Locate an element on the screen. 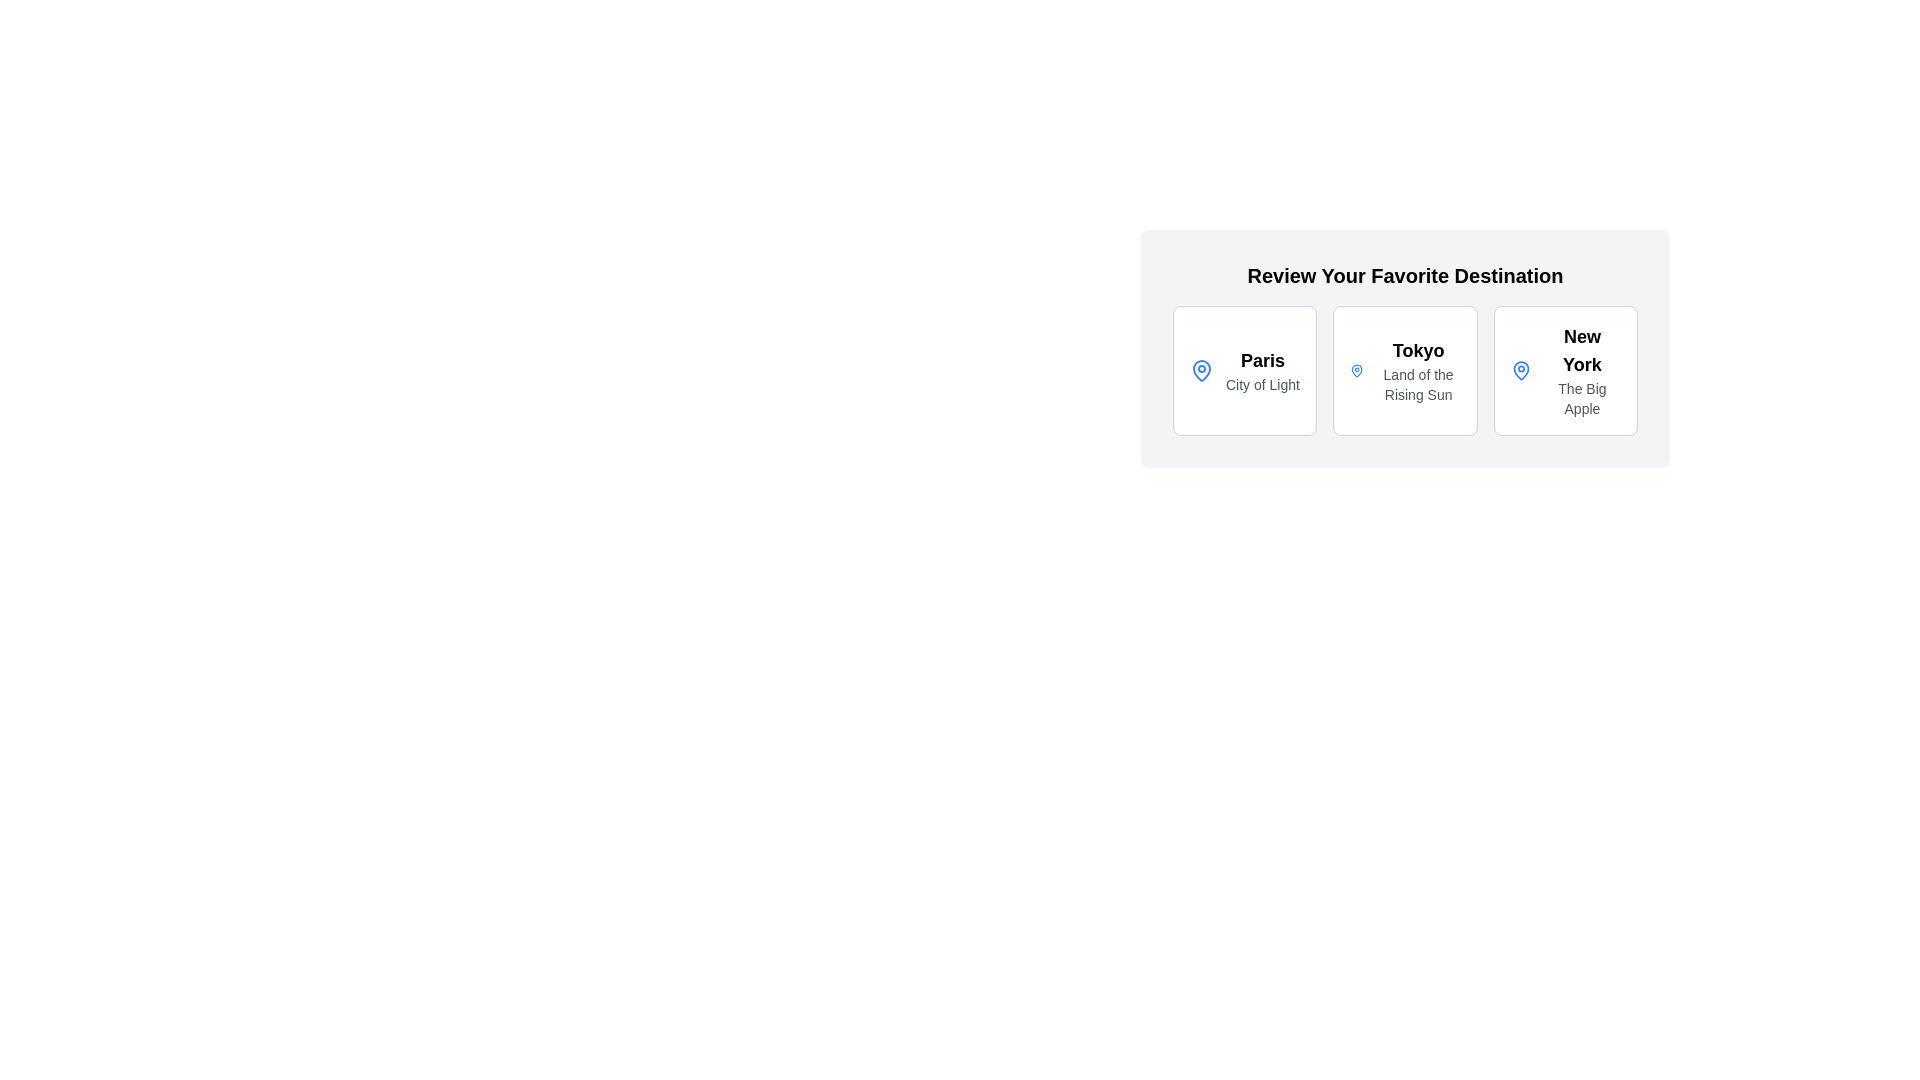 The height and width of the screenshot is (1080, 1920). the Text Label located directly below the bold label 'Paris' within the leftmost card of a set of horizontally arranged cards, which provides additional information related to 'Paris' is located at coordinates (1261, 385).